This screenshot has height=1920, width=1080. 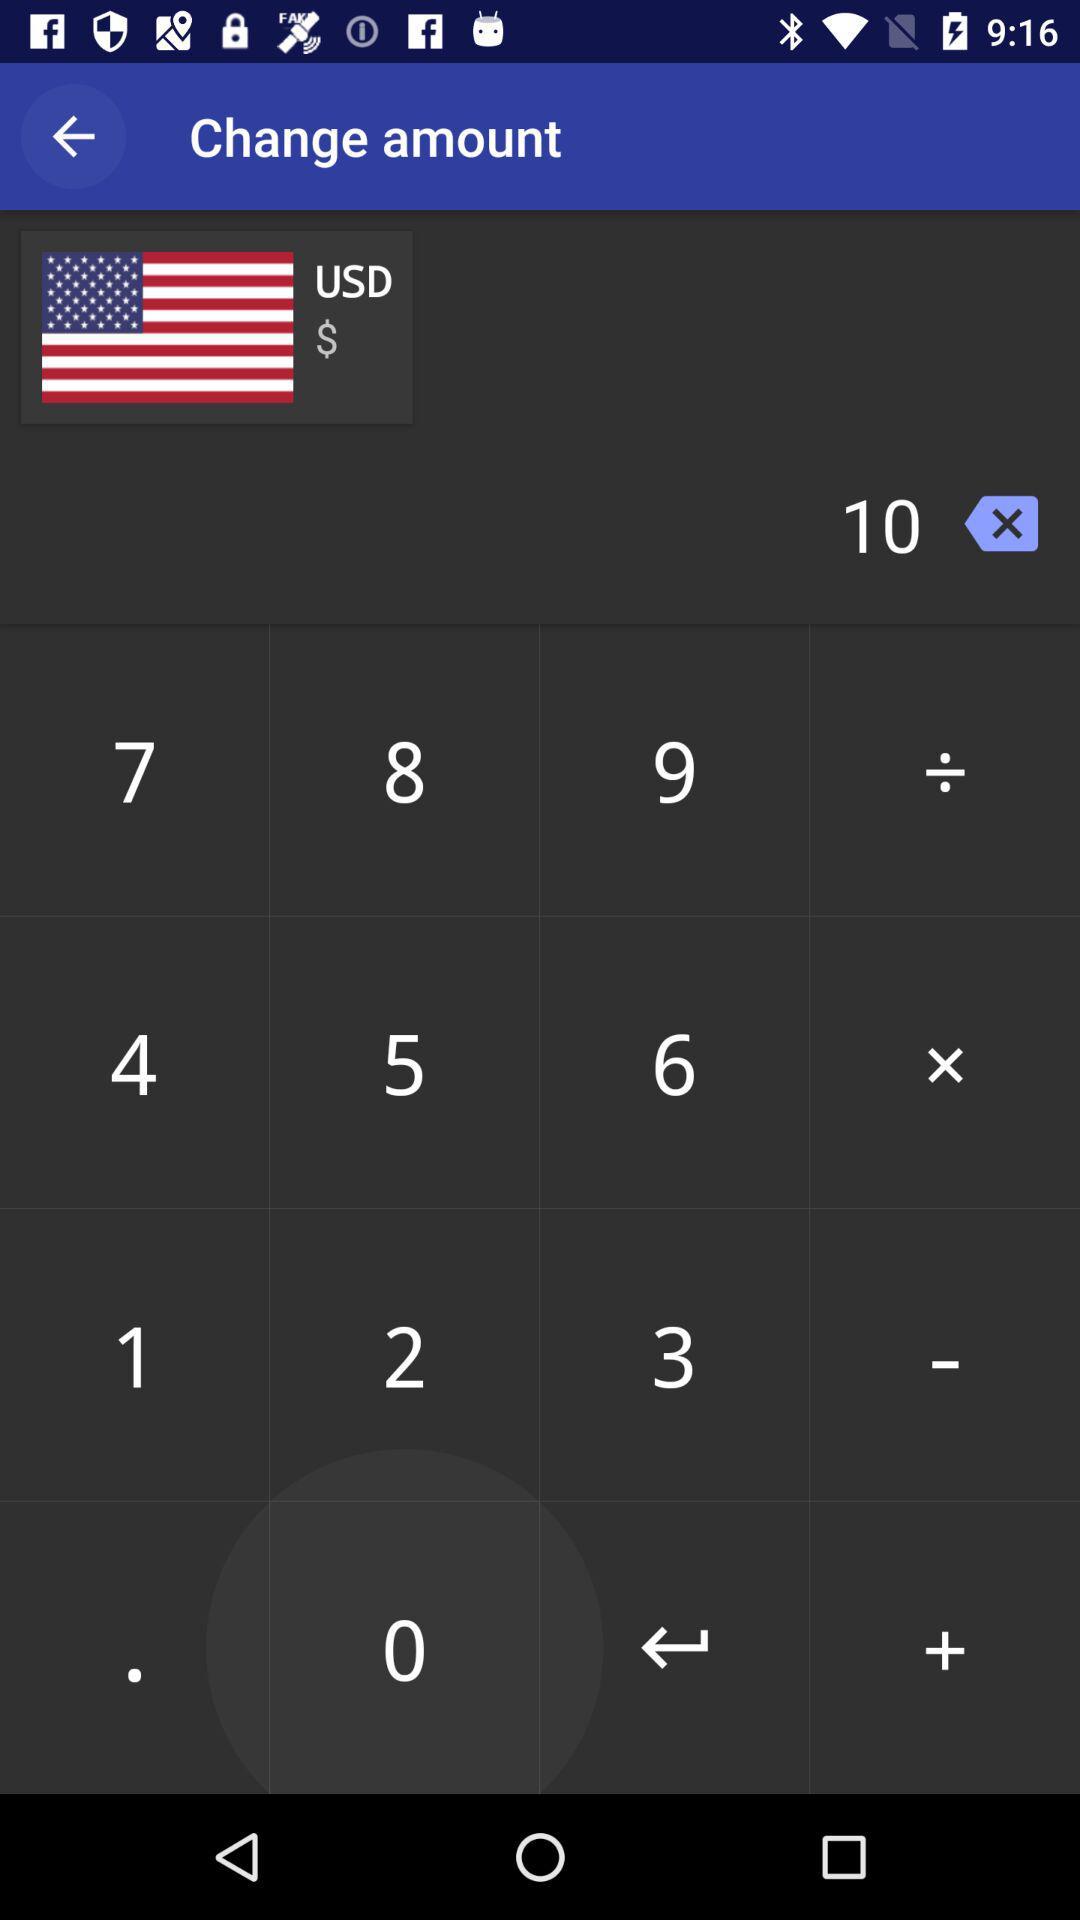 I want to click on item below 7 icon, so click(x=134, y=1061).